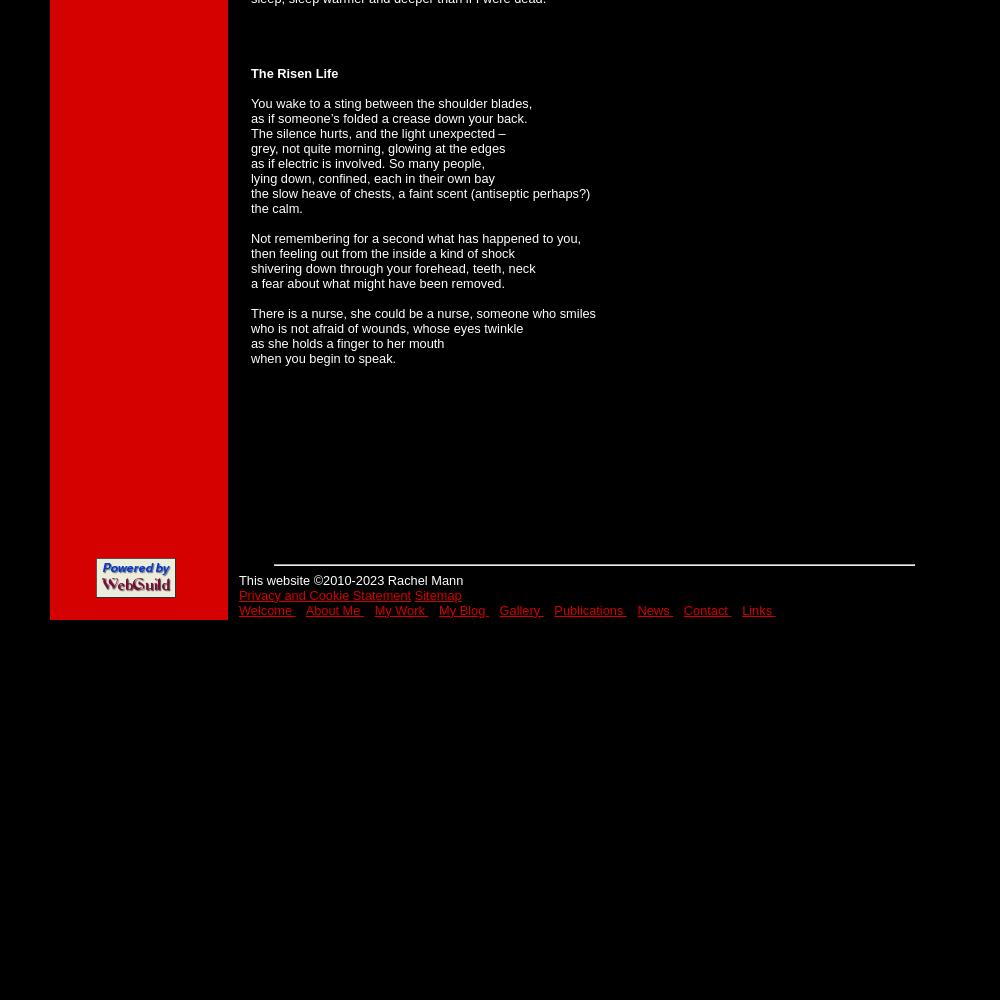 The height and width of the screenshot is (1000, 1000). I want to click on 'My Blog', so click(462, 608).